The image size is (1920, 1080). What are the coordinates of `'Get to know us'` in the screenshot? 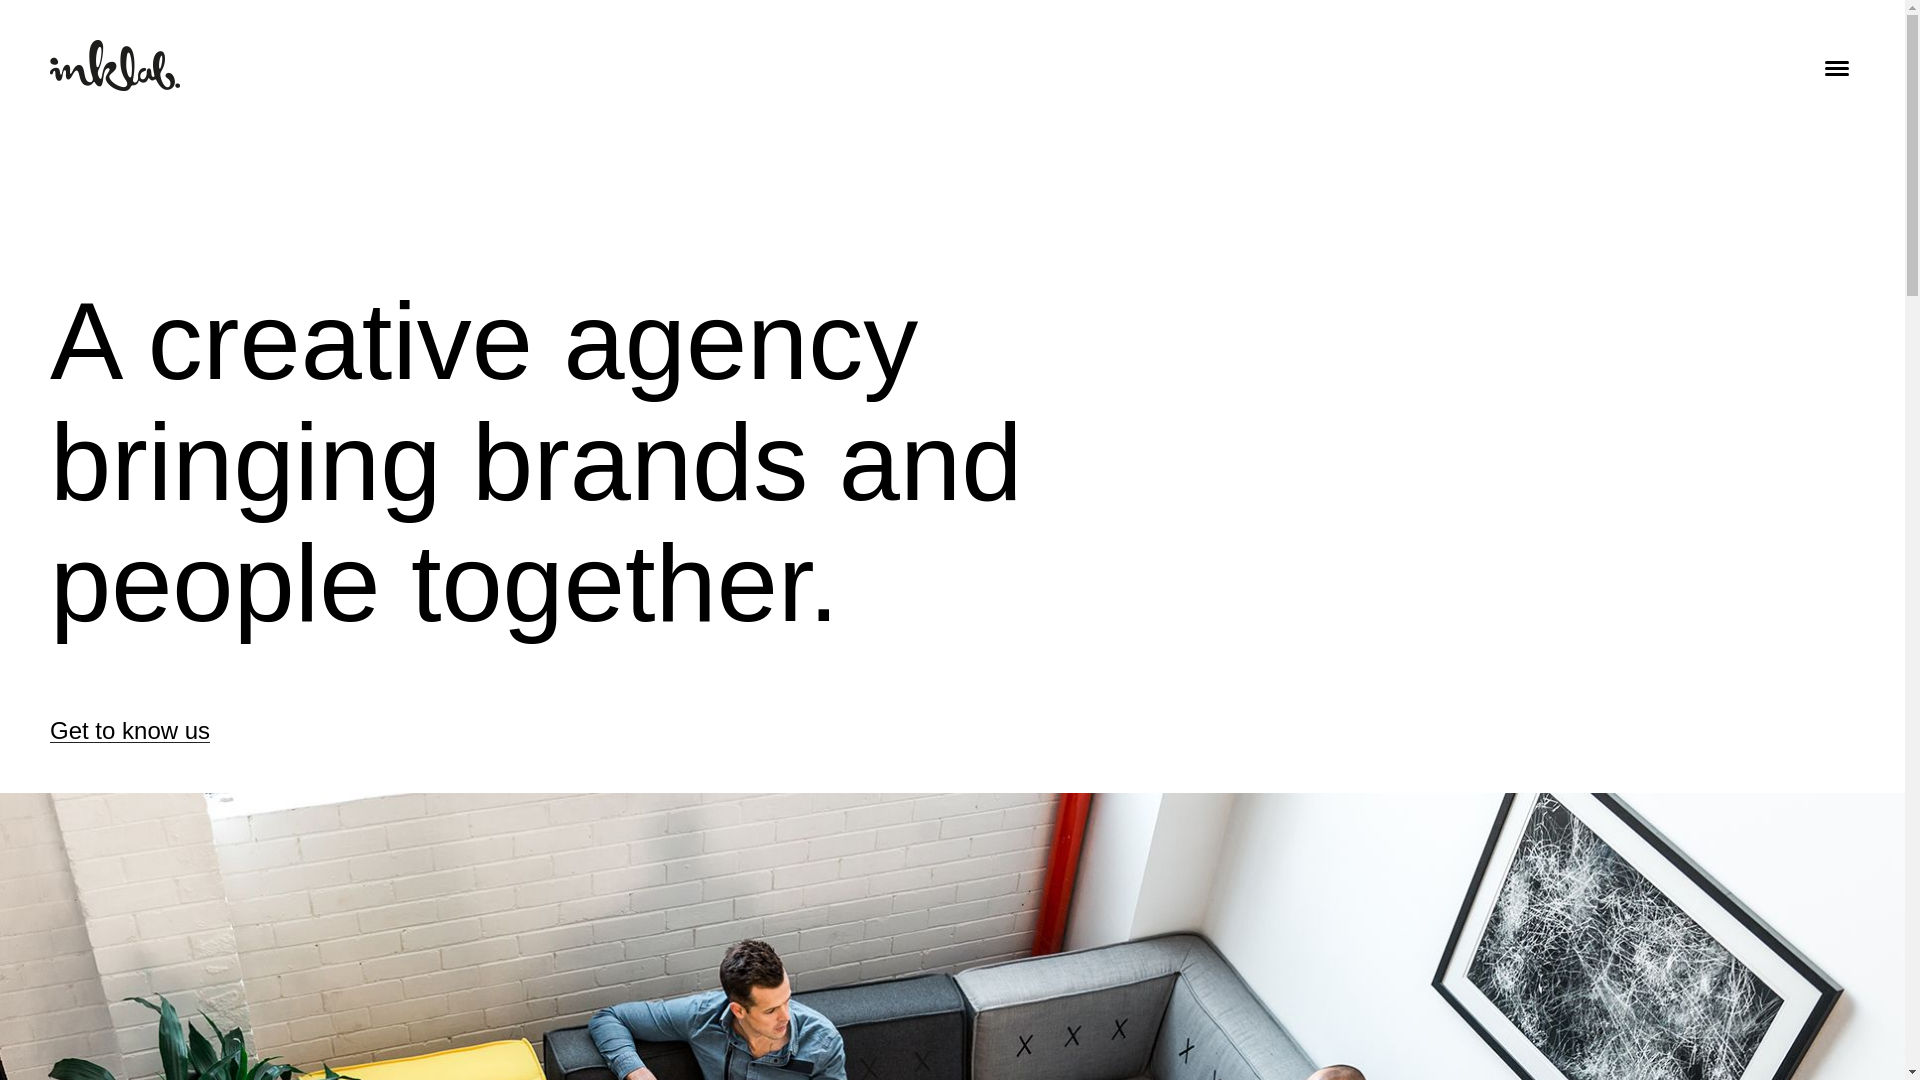 It's located at (128, 731).